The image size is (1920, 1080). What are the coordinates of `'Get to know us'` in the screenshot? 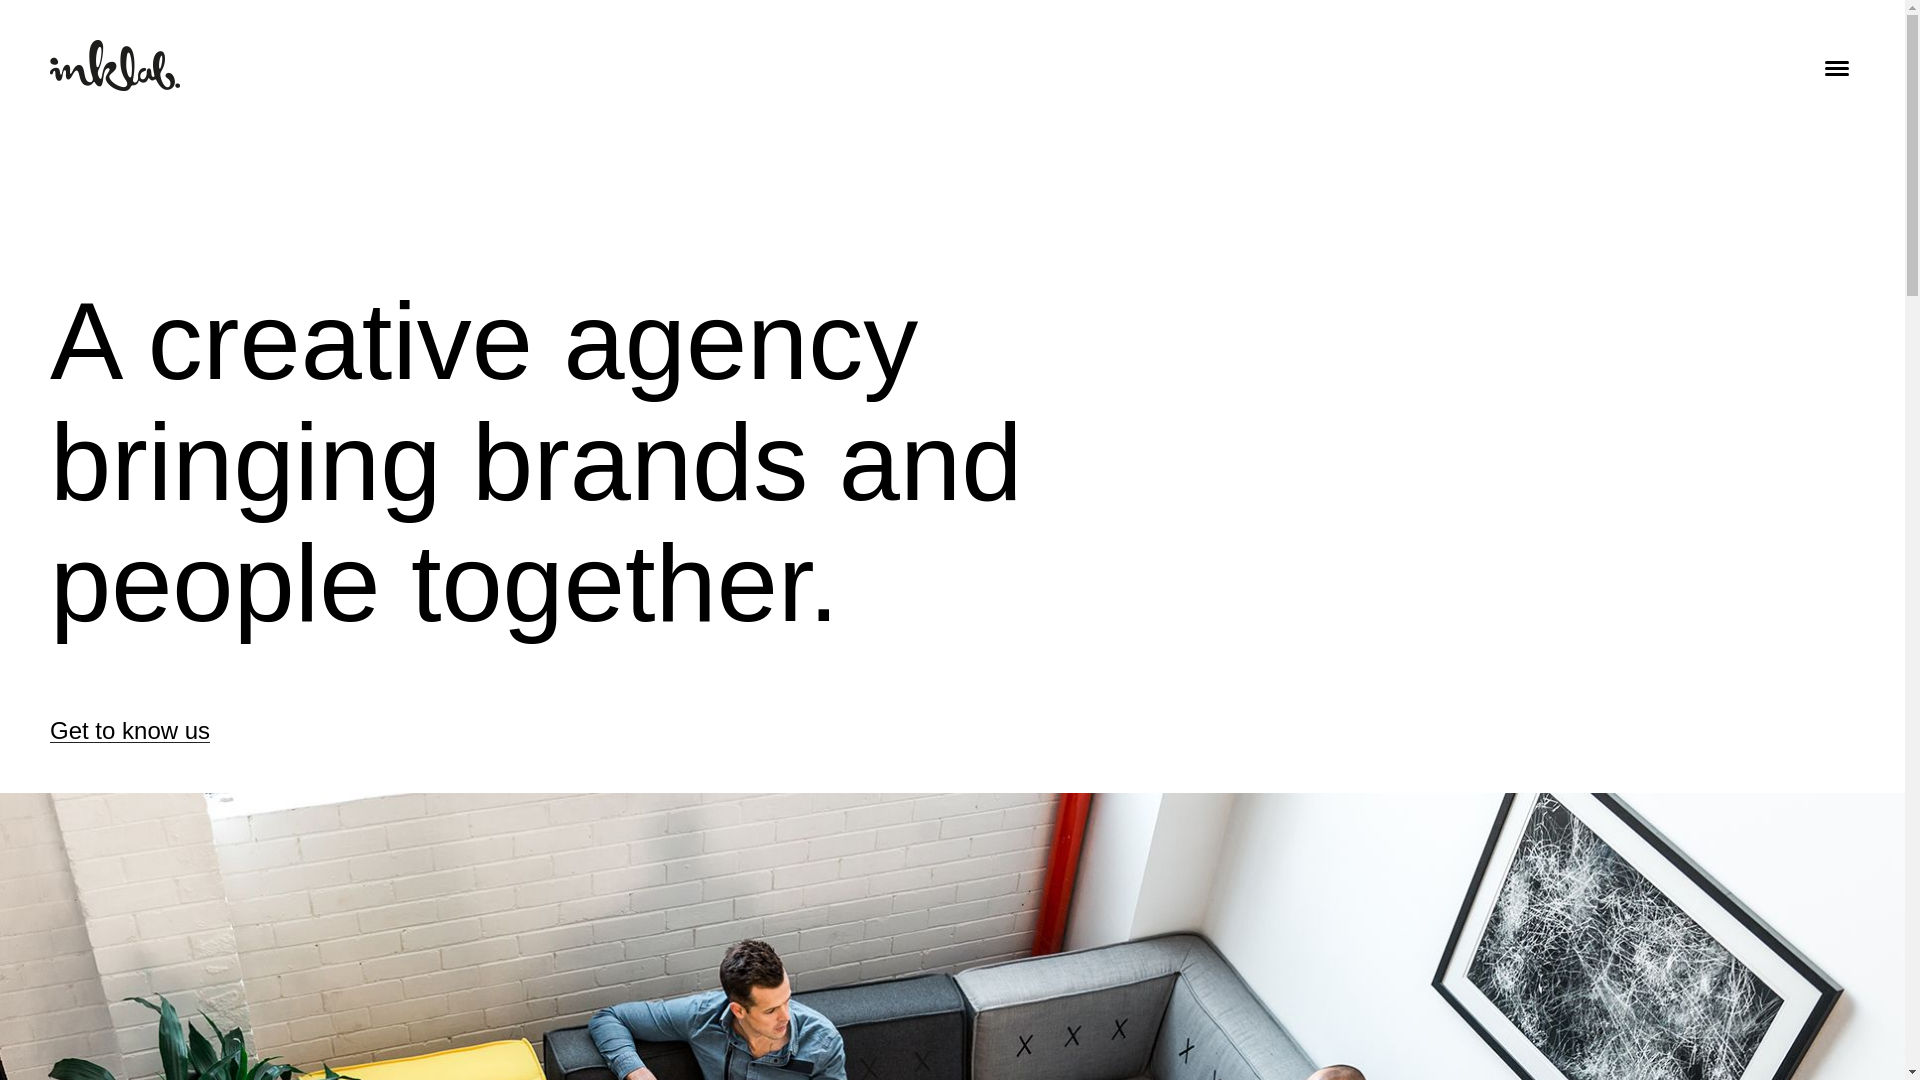 It's located at (128, 731).